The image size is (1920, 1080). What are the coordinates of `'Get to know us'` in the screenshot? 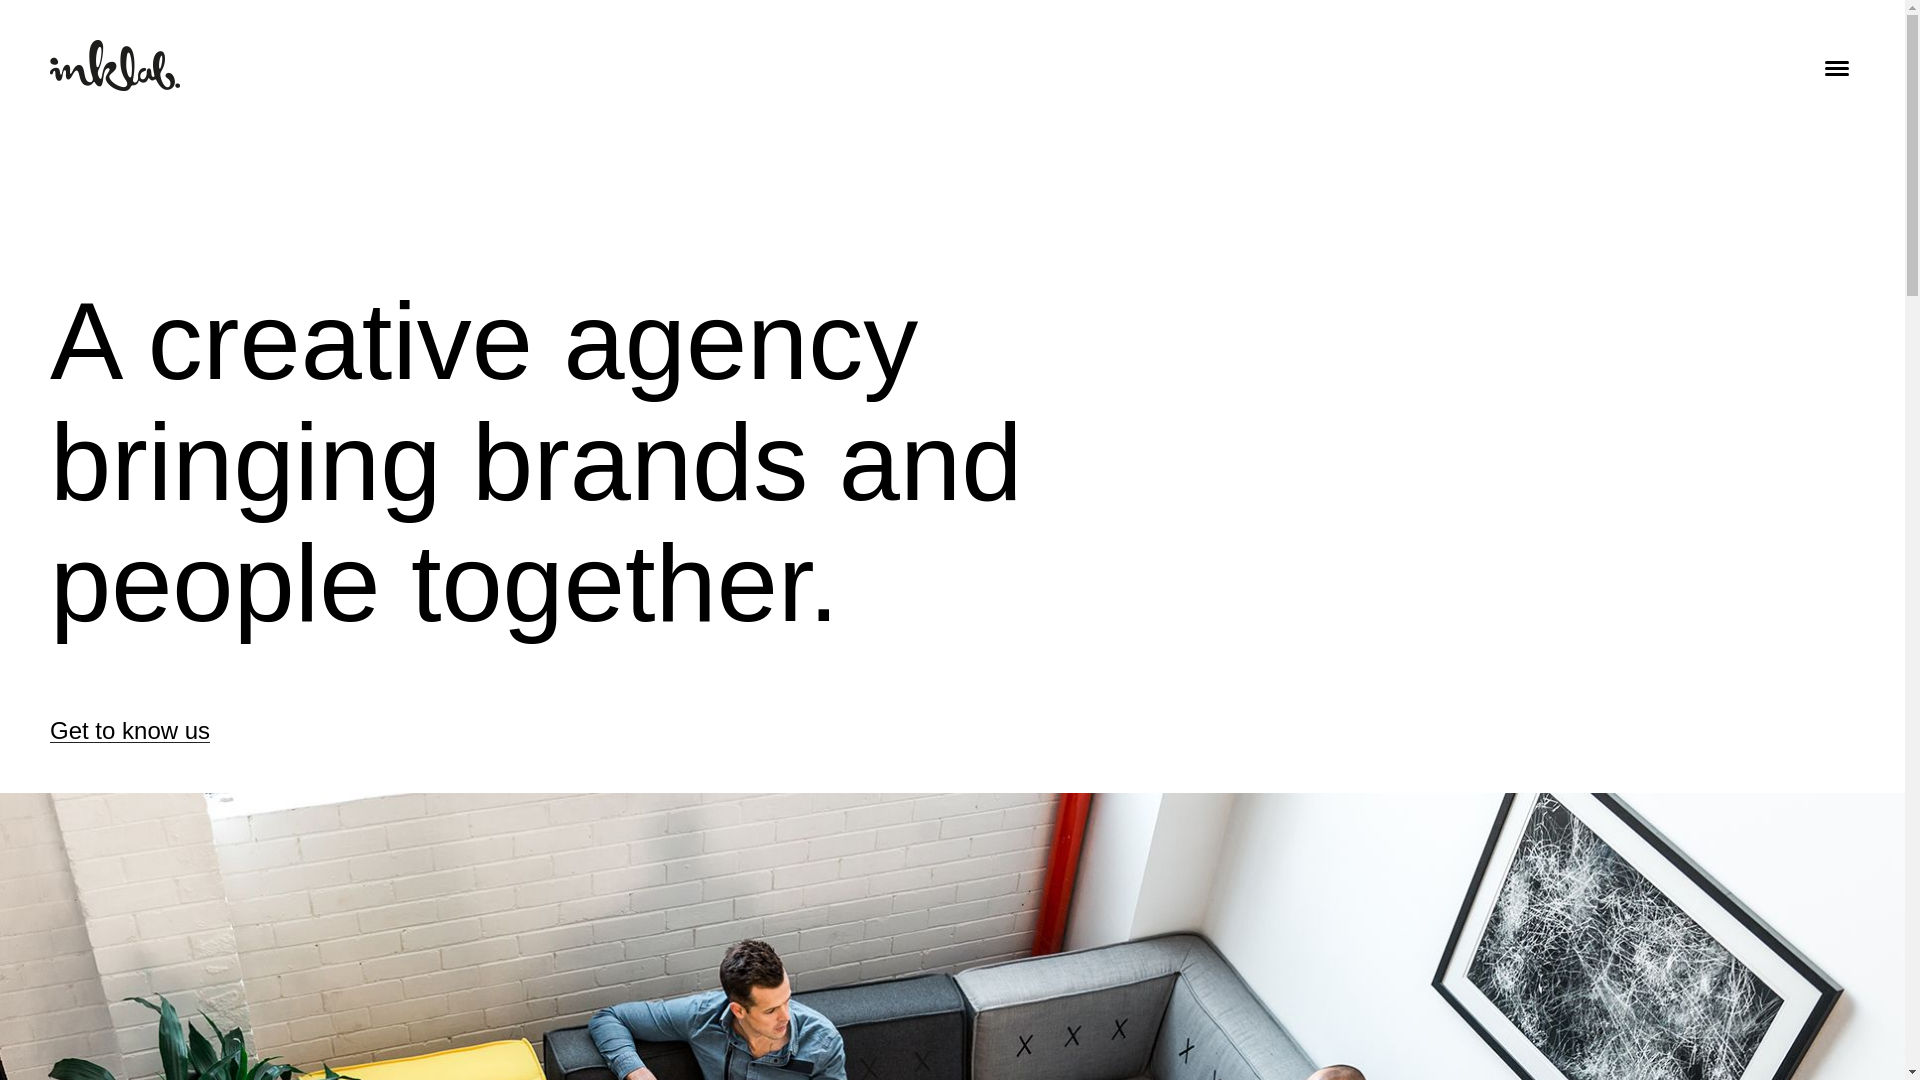 It's located at (128, 731).